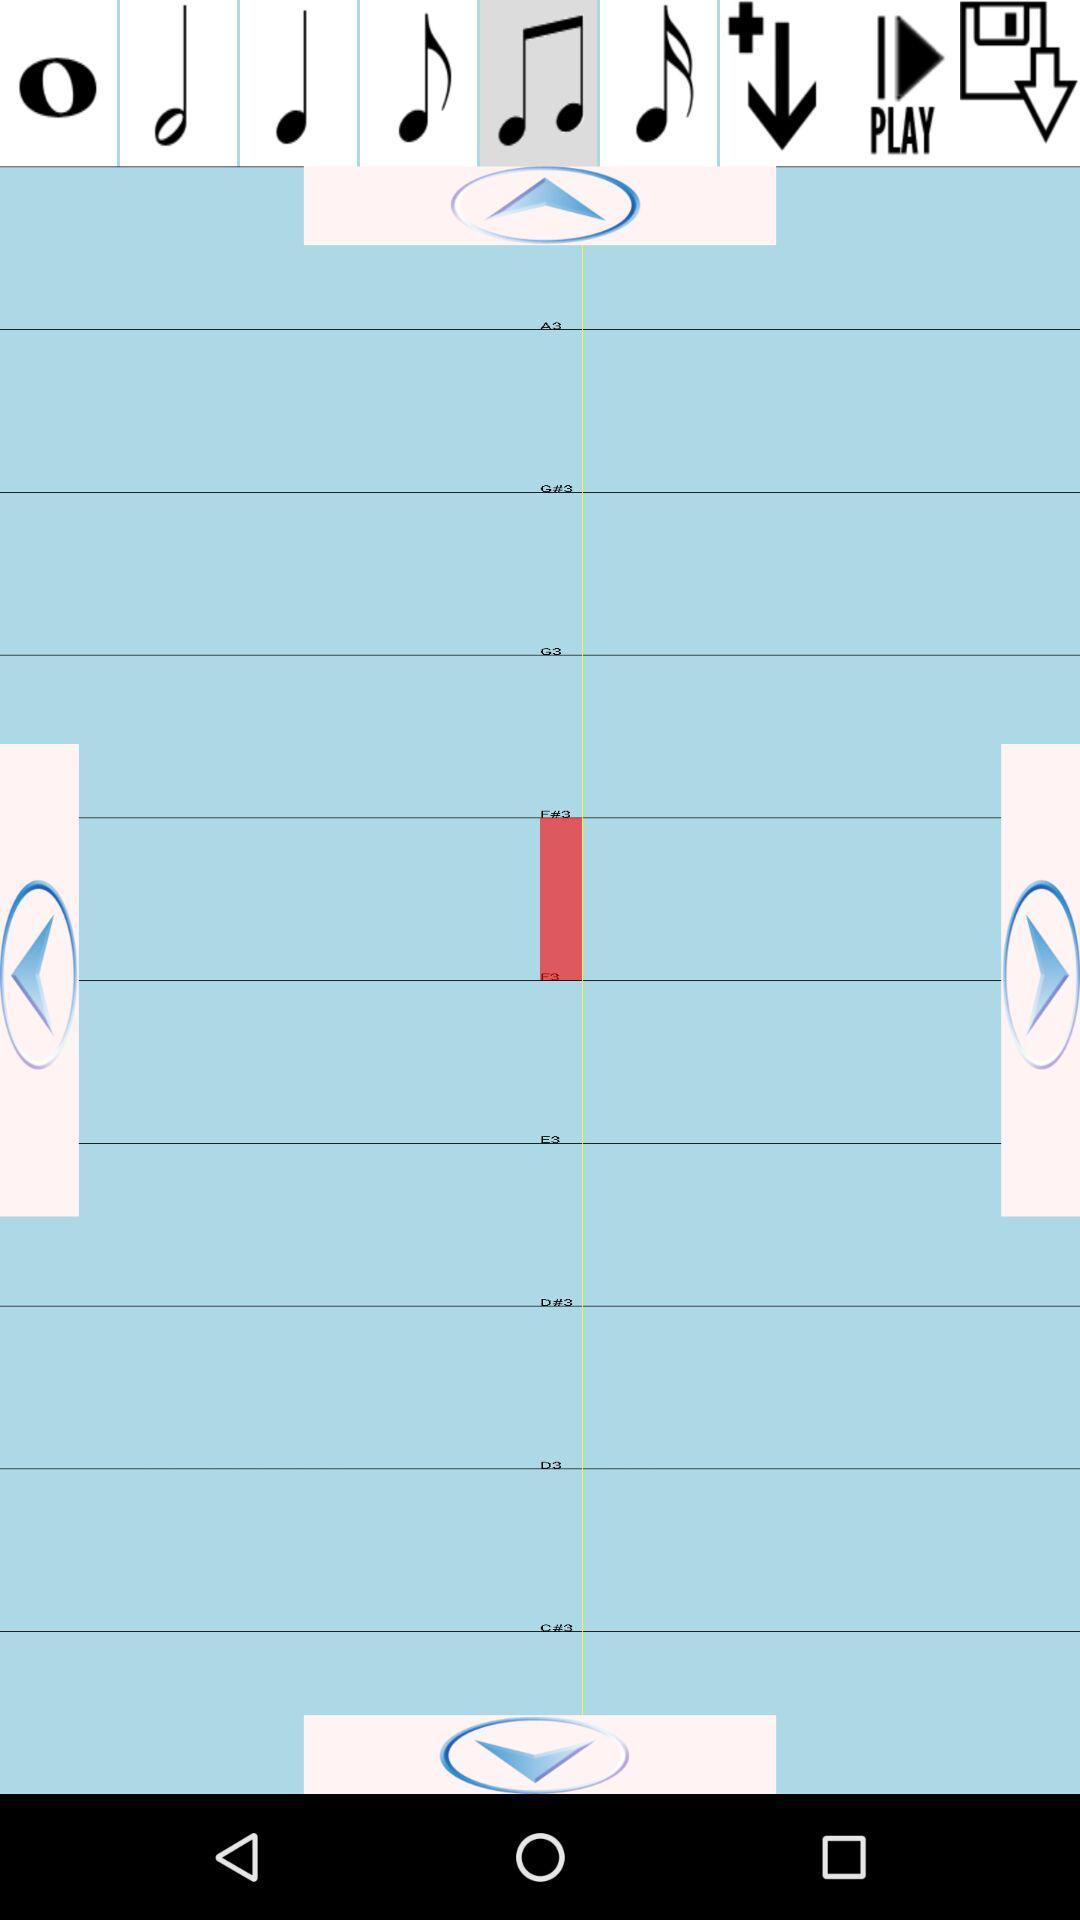 This screenshot has width=1080, height=1920. What do you see at coordinates (177, 82) in the screenshot?
I see `music tone` at bounding box center [177, 82].